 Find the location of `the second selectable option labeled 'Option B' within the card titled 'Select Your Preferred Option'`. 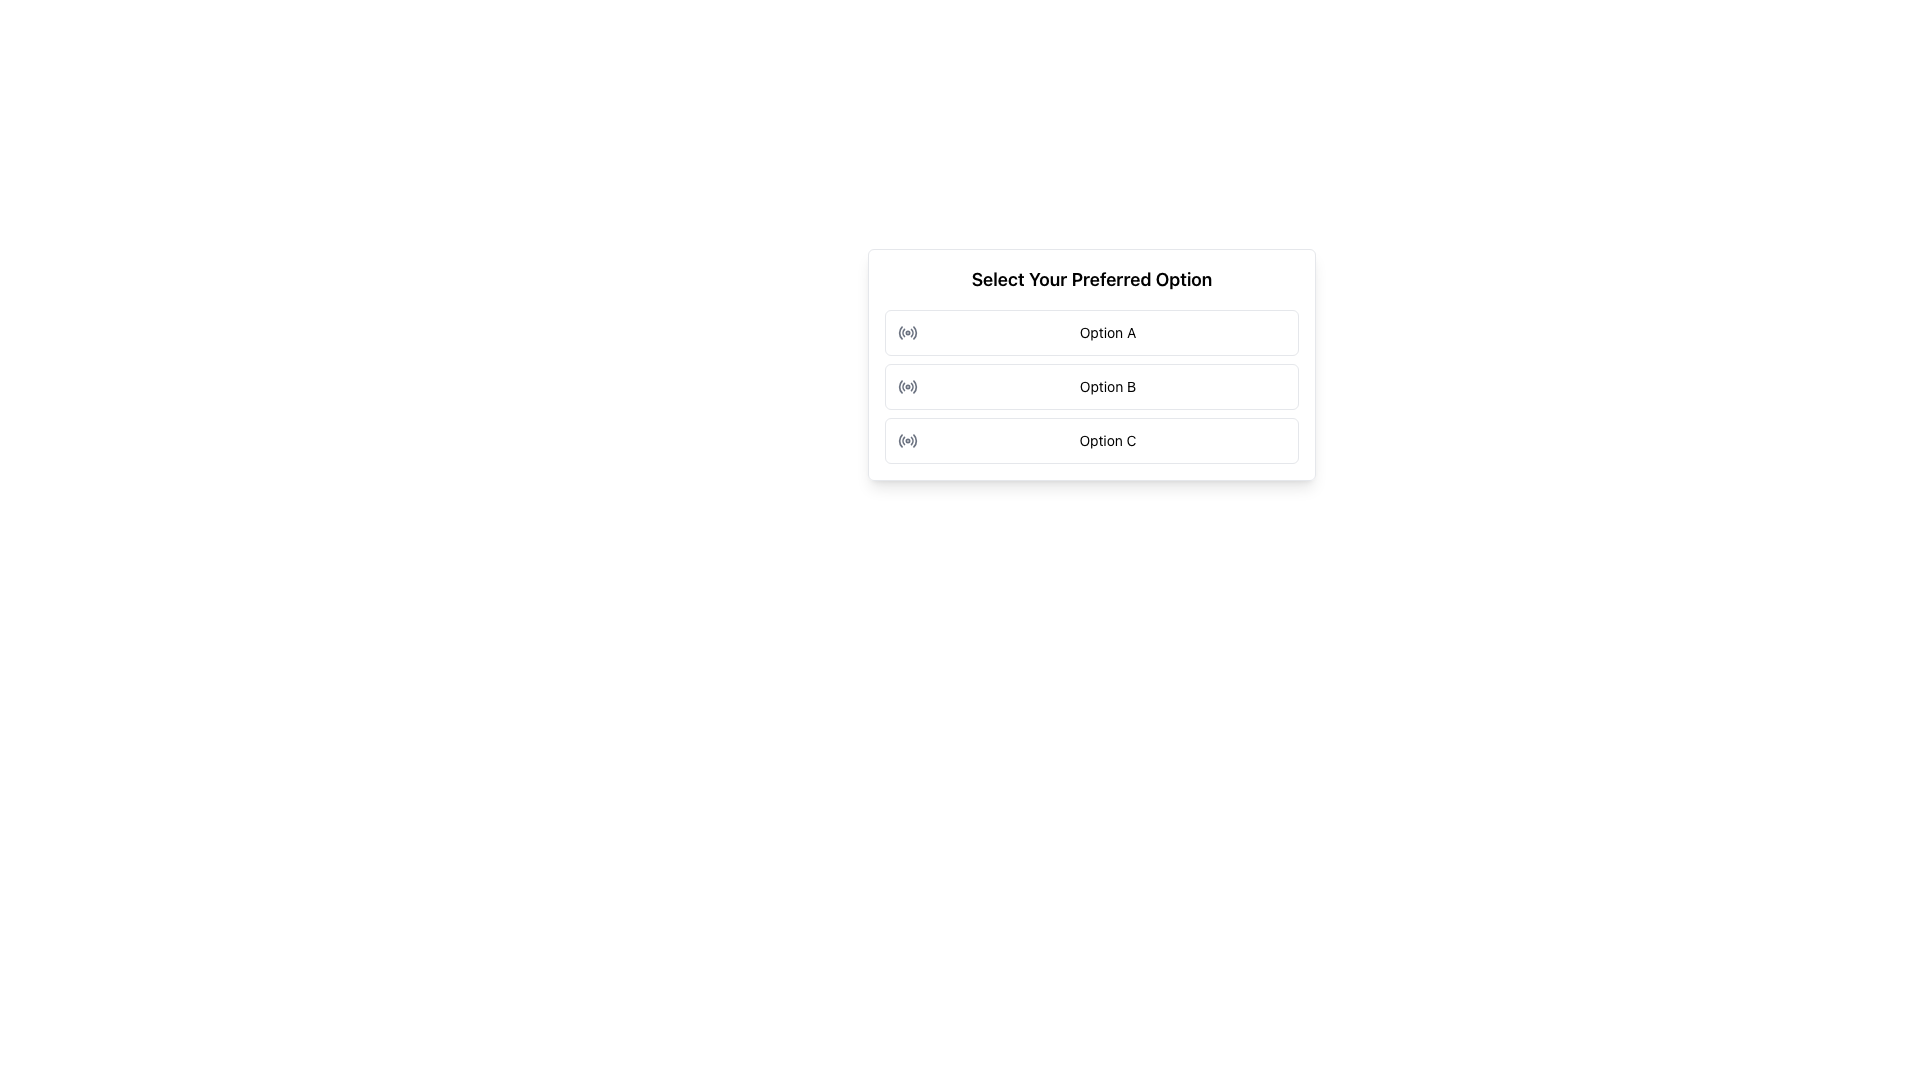

the second selectable option labeled 'Option B' within the card titled 'Select Your Preferred Option' is located at coordinates (1090, 365).